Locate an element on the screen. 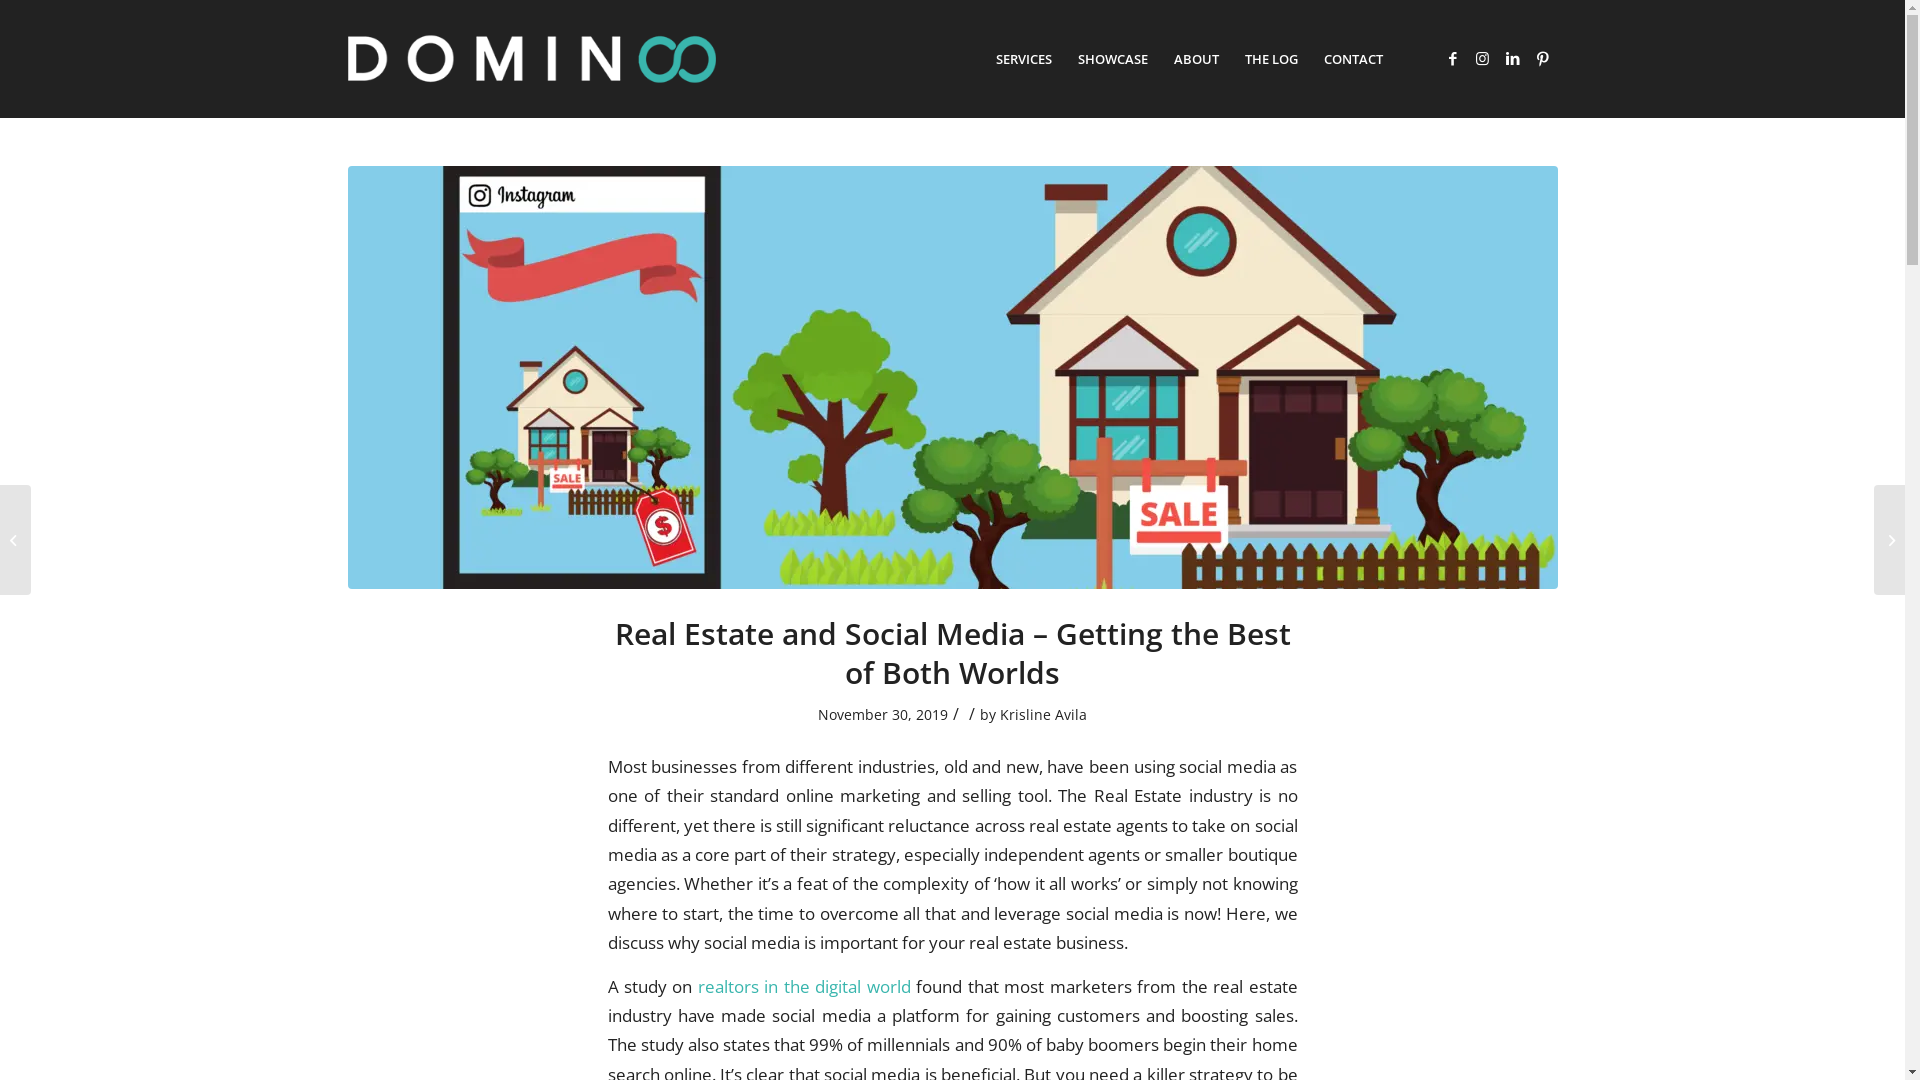 The height and width of the screenshot is (1080, 1920). 'THE LOG' is located at coordinates (1270, 57).